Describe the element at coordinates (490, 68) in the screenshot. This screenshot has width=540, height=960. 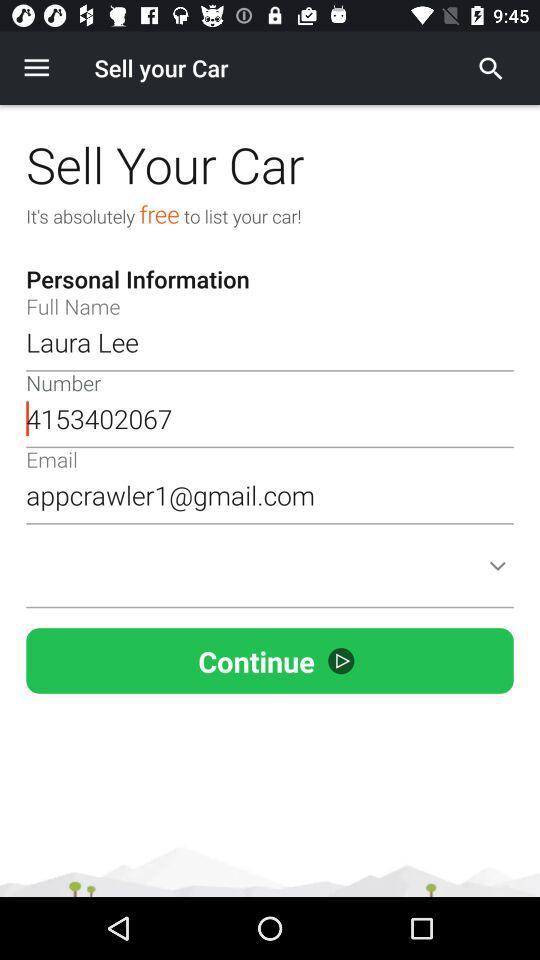
I see `search button` at that location.